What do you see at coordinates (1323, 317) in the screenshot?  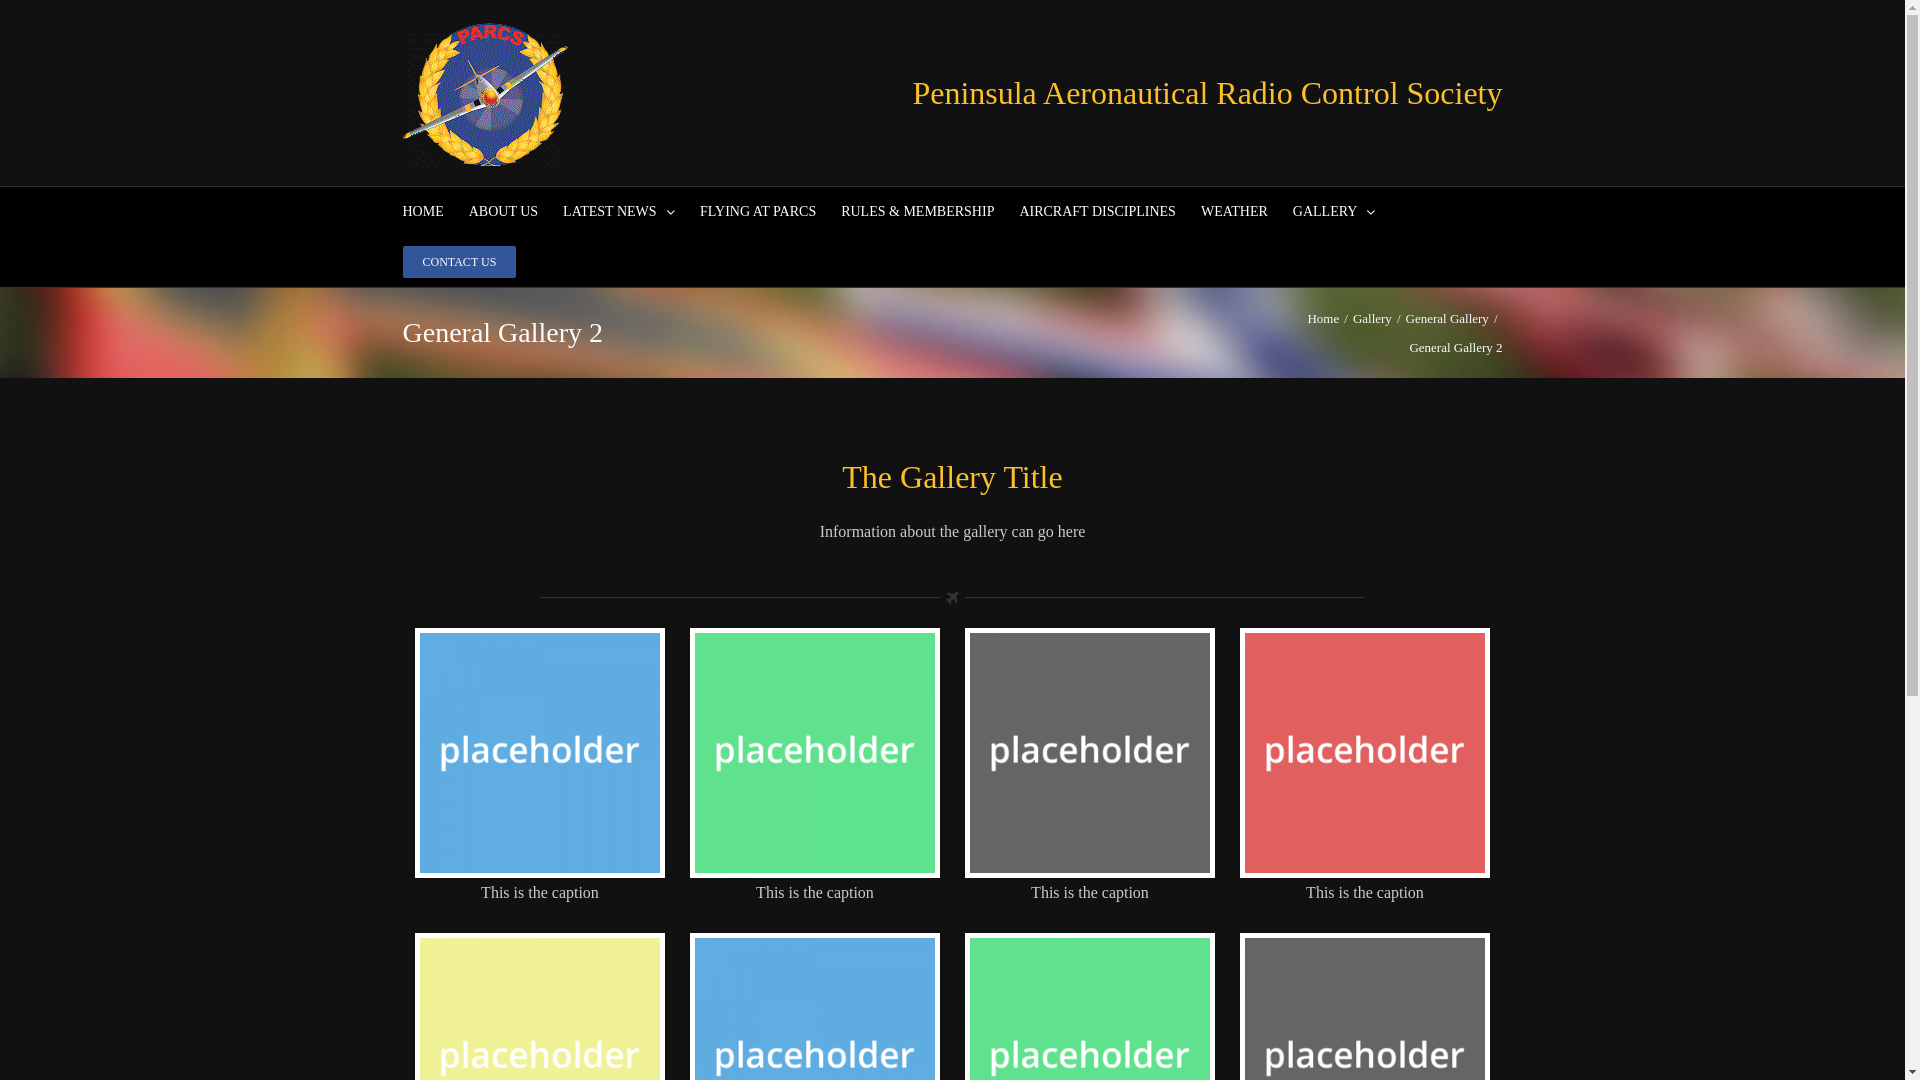 I see `'Home'` at bounding box center [1323, 317].